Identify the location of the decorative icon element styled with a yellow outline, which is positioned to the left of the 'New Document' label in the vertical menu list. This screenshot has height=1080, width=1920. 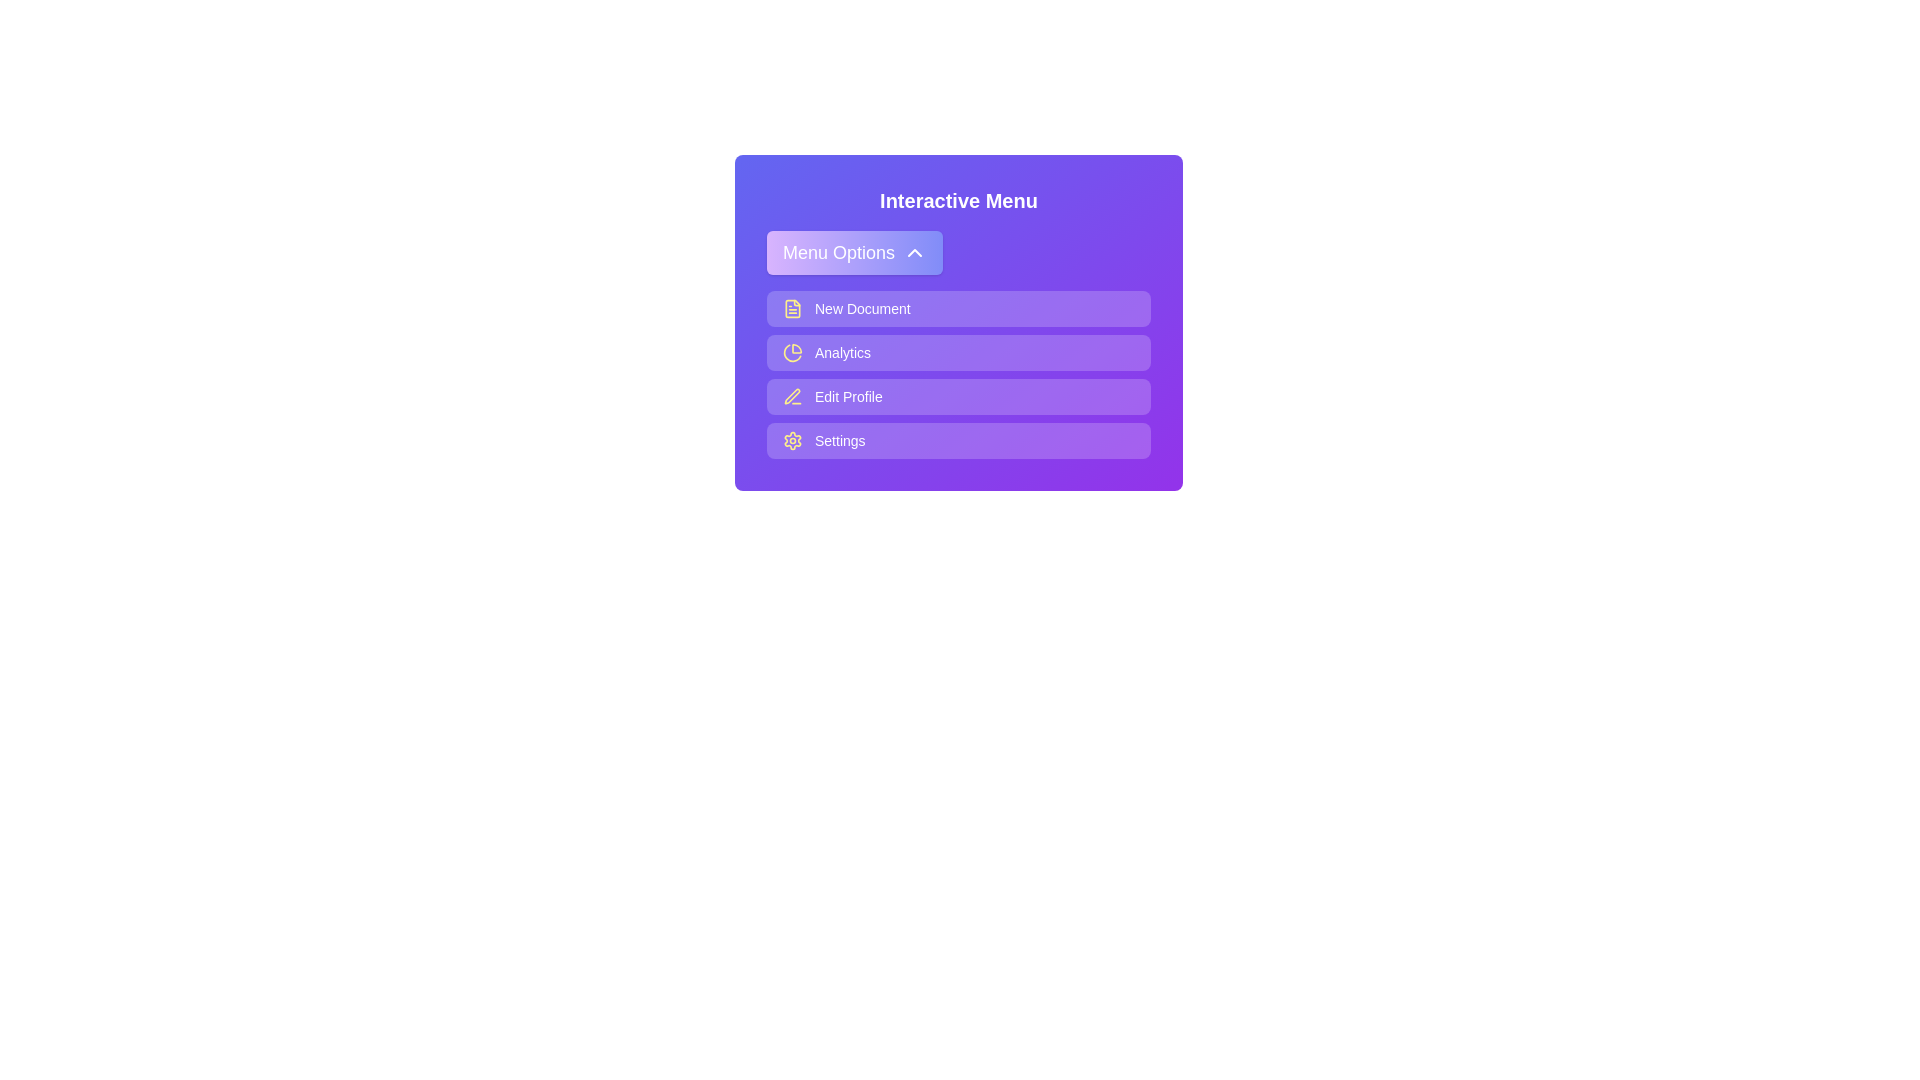
(791, 308).